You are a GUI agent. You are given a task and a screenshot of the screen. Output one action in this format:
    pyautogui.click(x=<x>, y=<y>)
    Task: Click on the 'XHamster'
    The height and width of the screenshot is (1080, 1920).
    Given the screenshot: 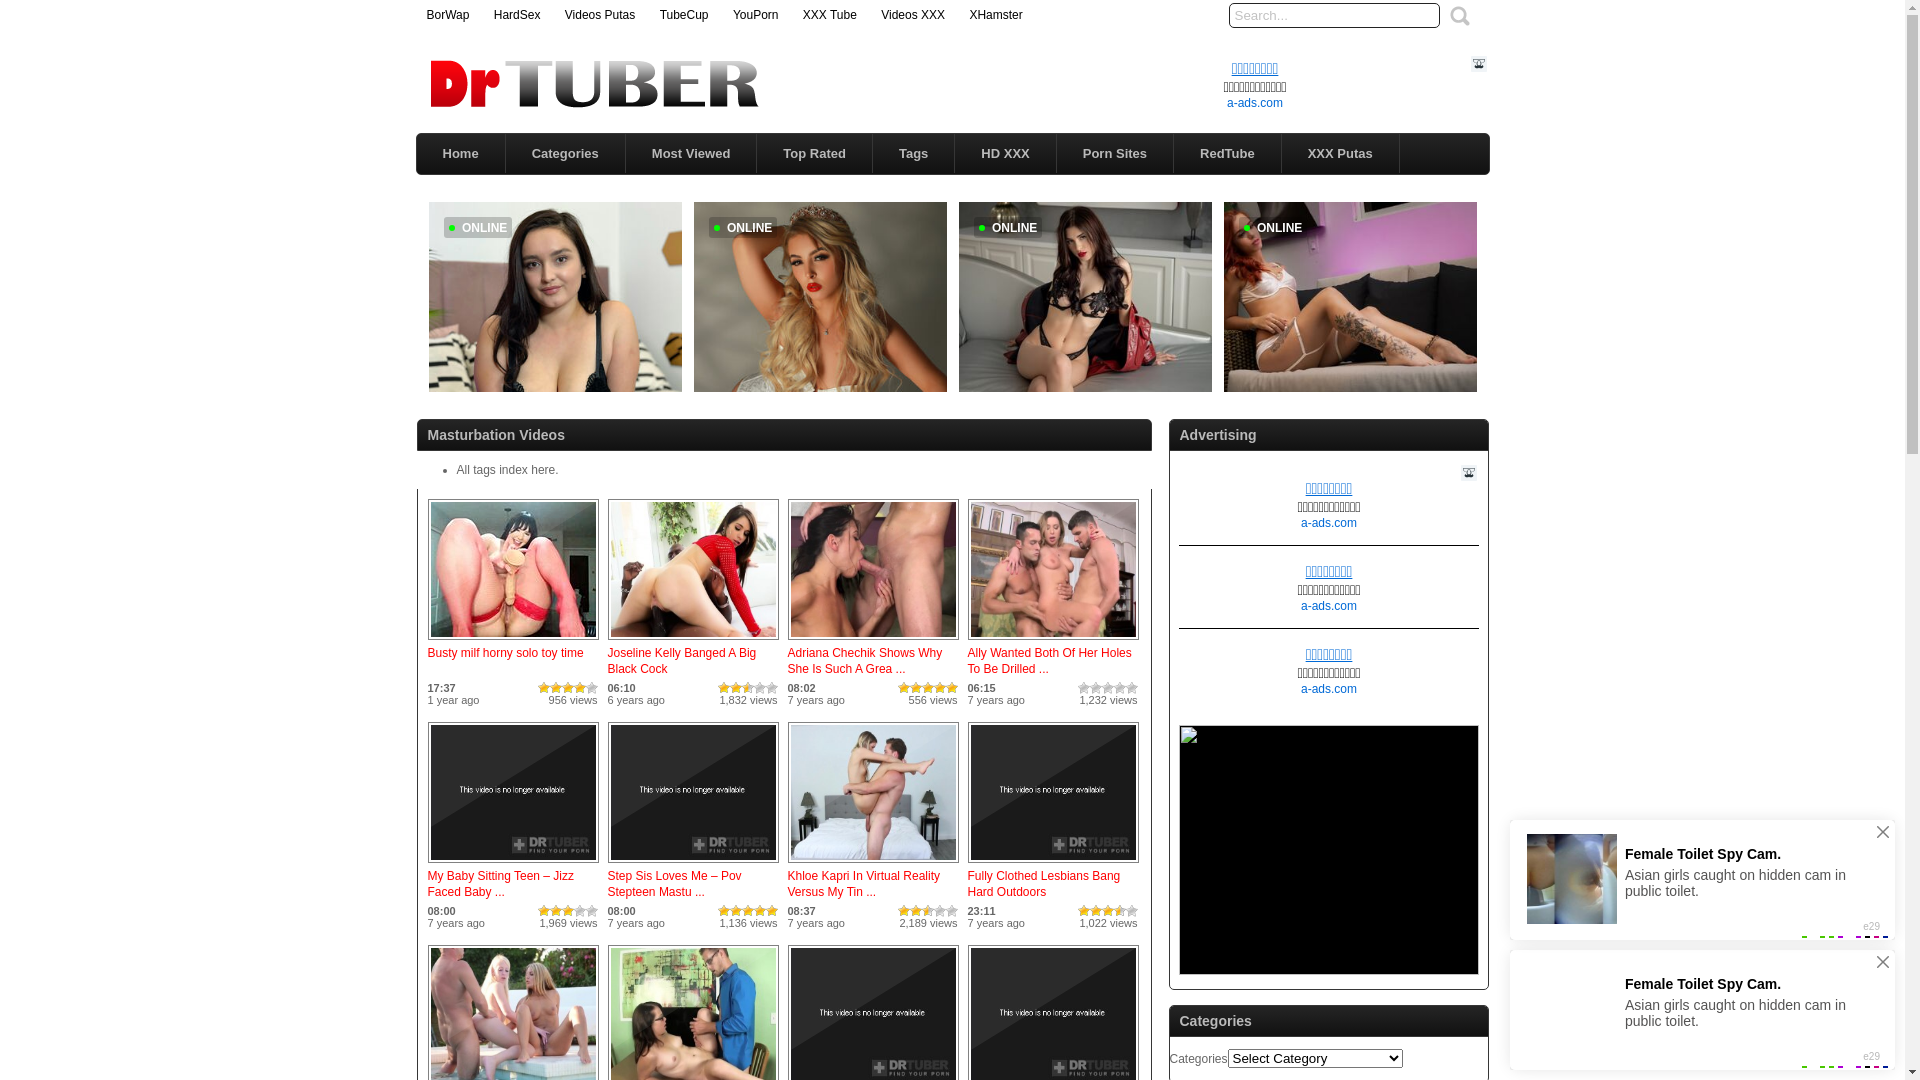 What is the action you would take?
    pyautogui.click(x=995, y=15)
    